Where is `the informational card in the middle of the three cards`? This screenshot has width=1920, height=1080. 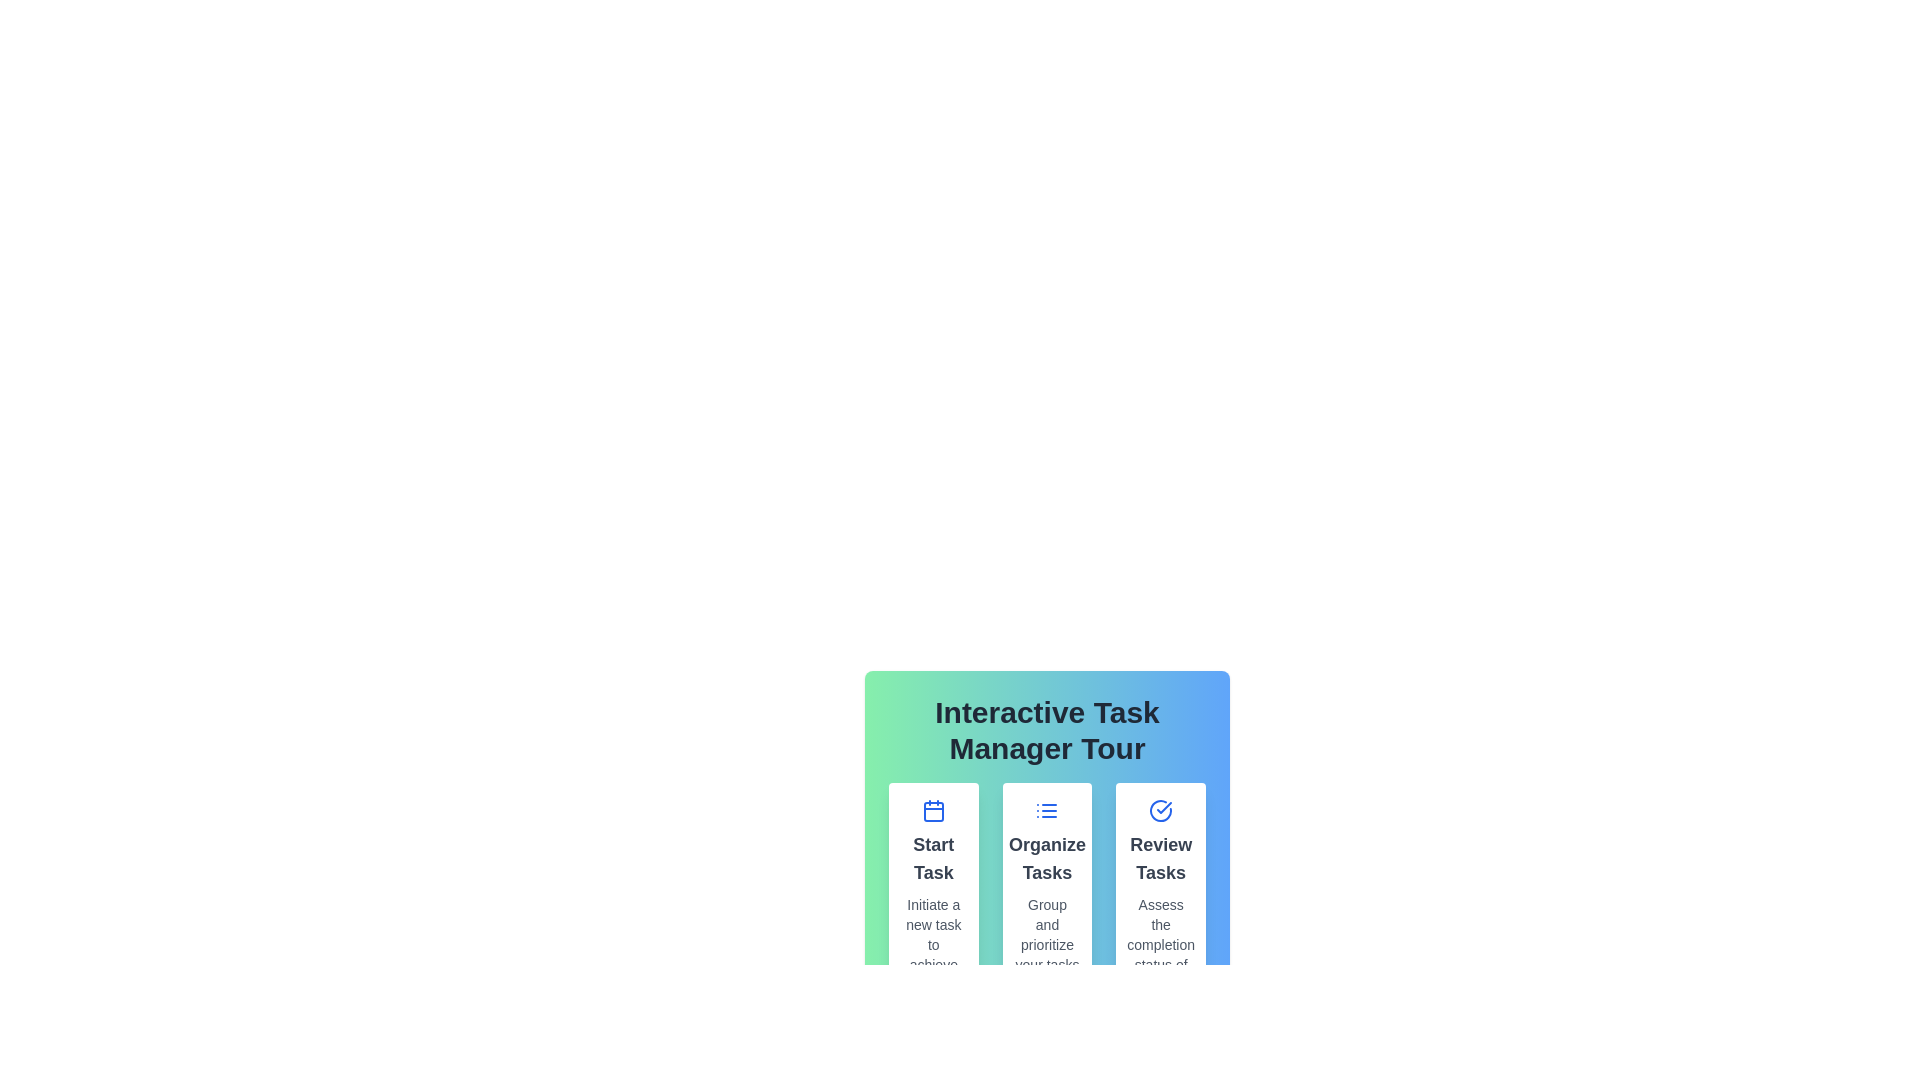 the informational card in the middle of the three cards is located at coordinates (1046, 906).